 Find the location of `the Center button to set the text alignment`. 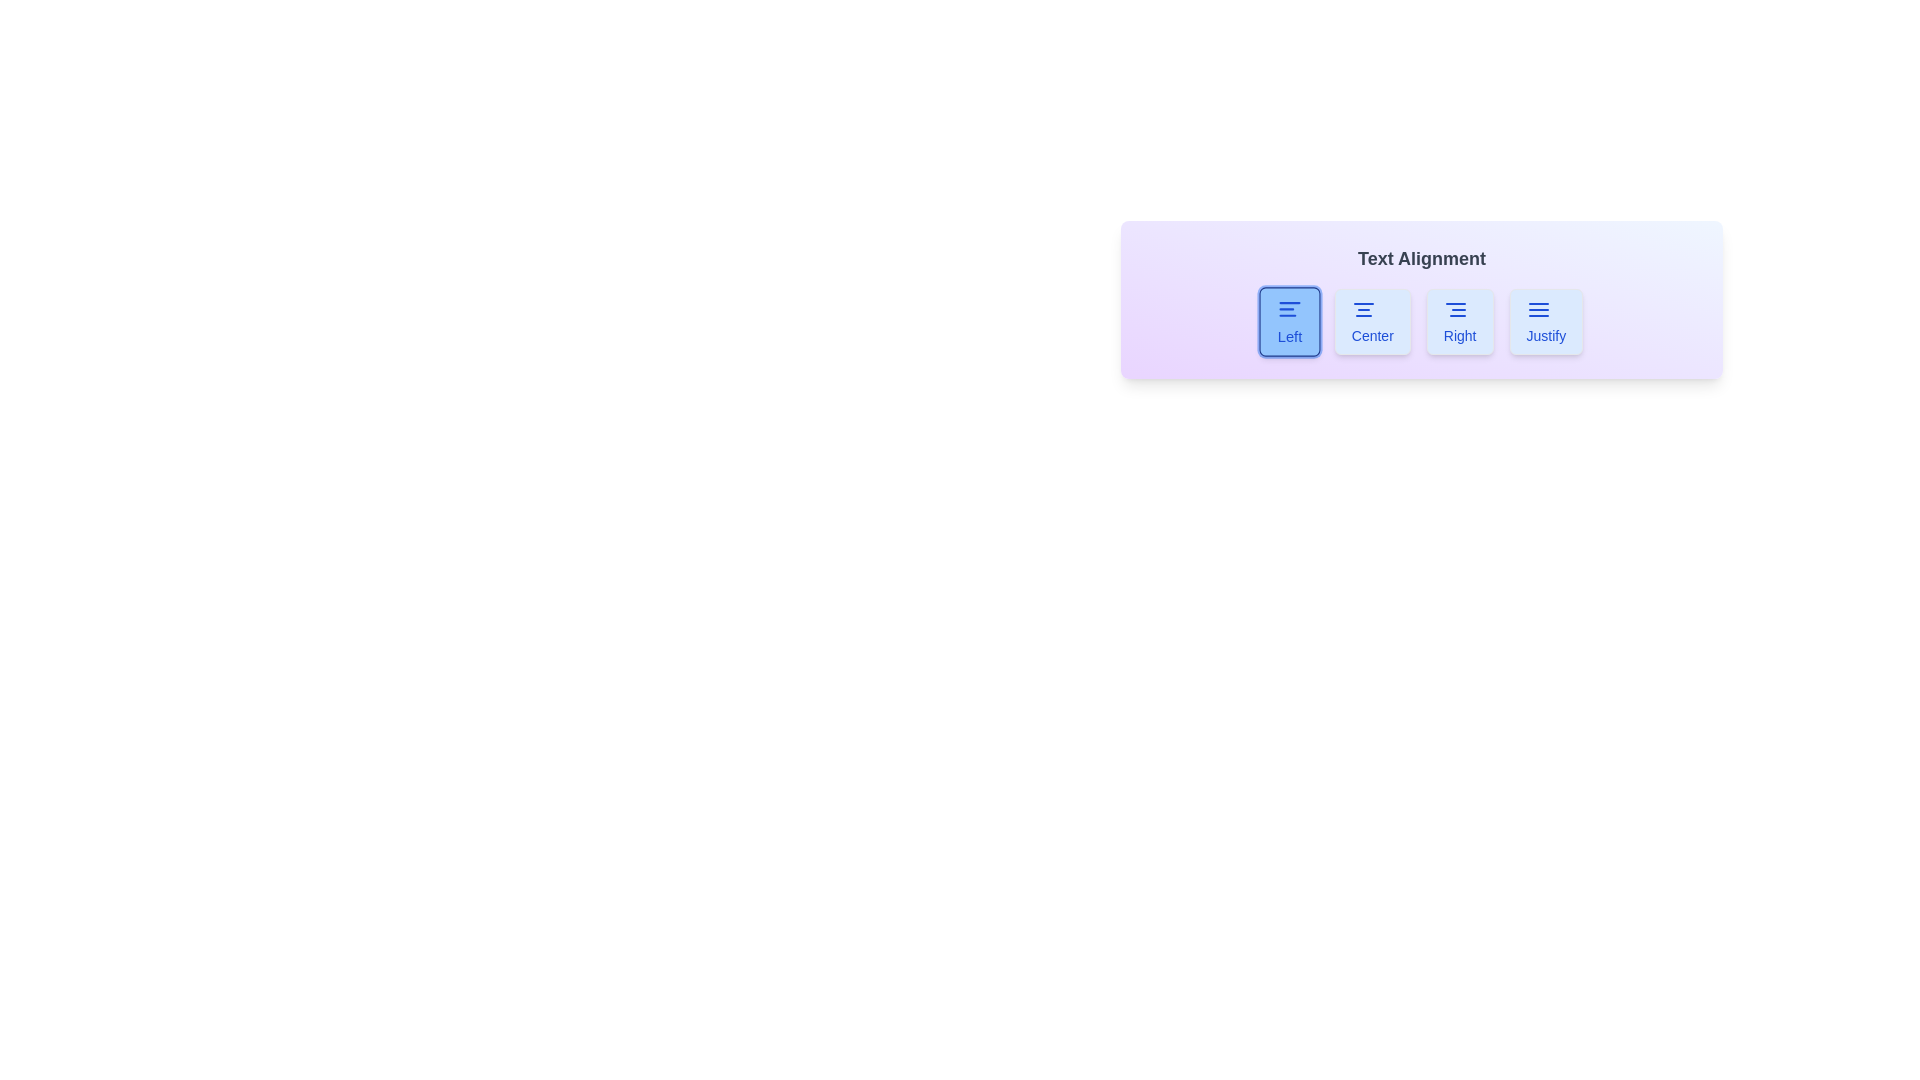

the Center button to set the text alignment is located at coordinates (1371, 320).